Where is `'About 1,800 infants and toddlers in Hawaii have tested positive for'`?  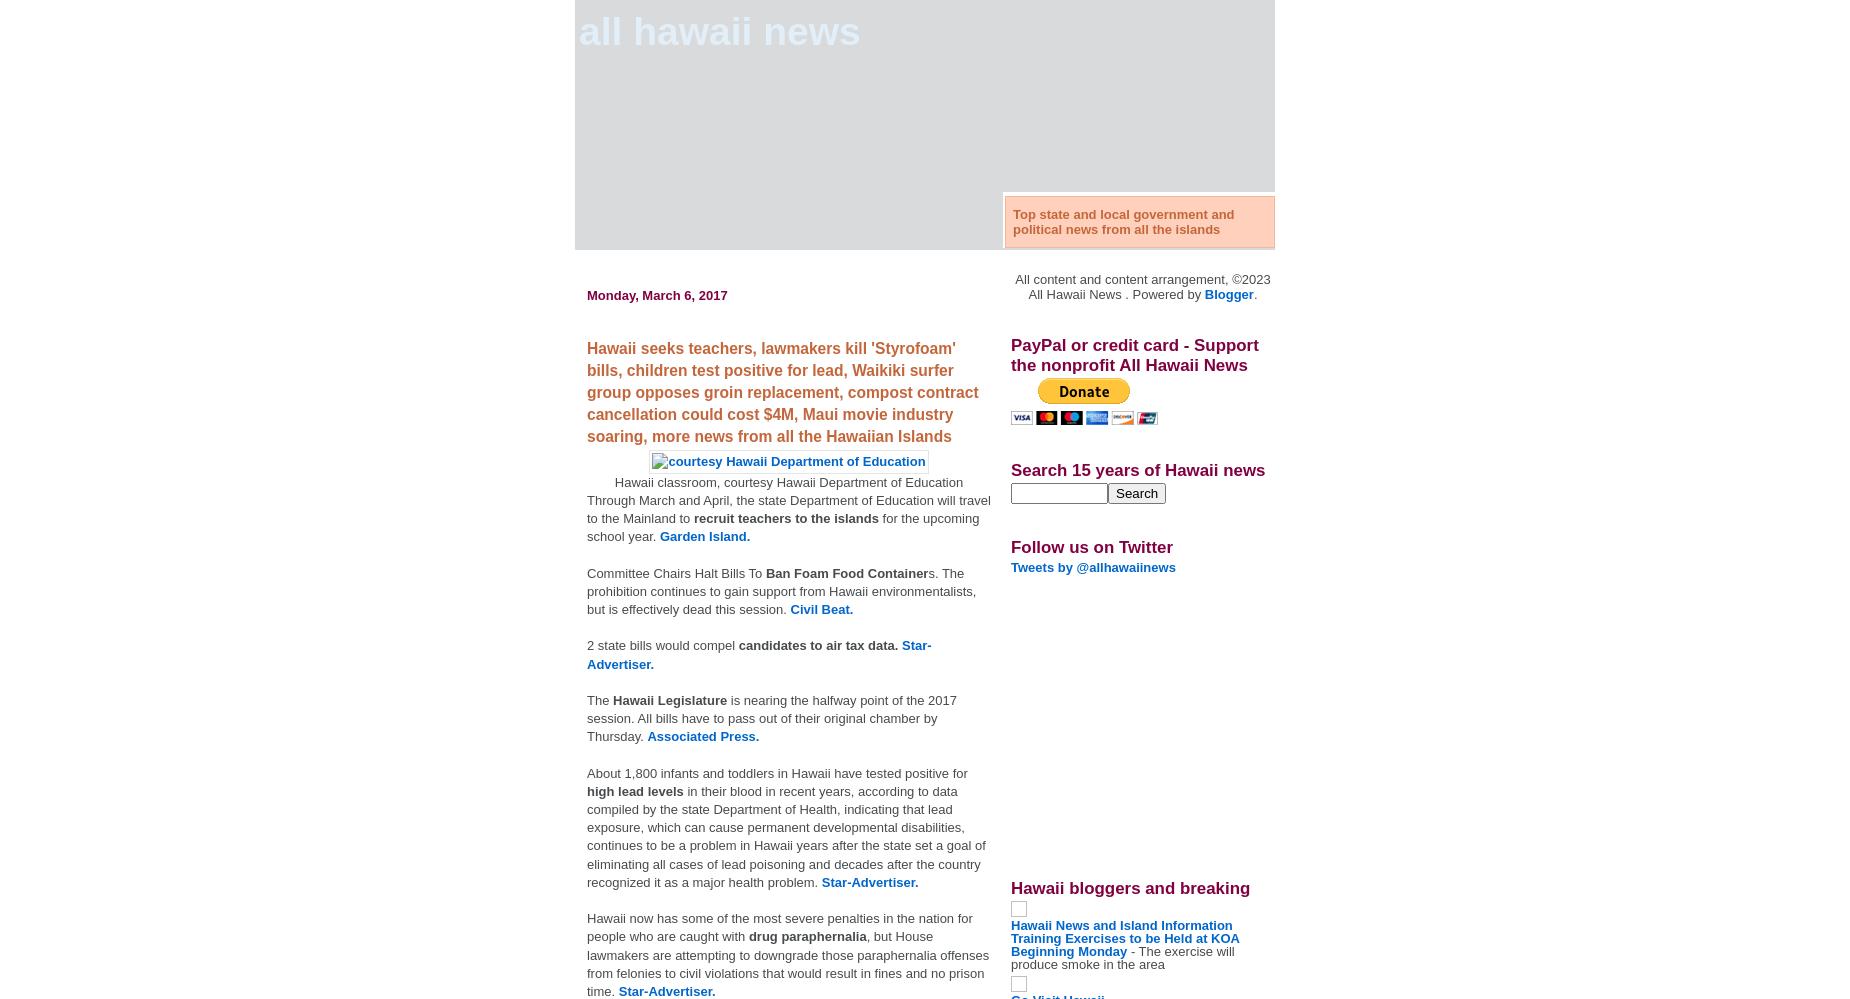 'About 1,800 infants and toddlers in Hawaii have tested positive for' is located at coordinates (777, 771).